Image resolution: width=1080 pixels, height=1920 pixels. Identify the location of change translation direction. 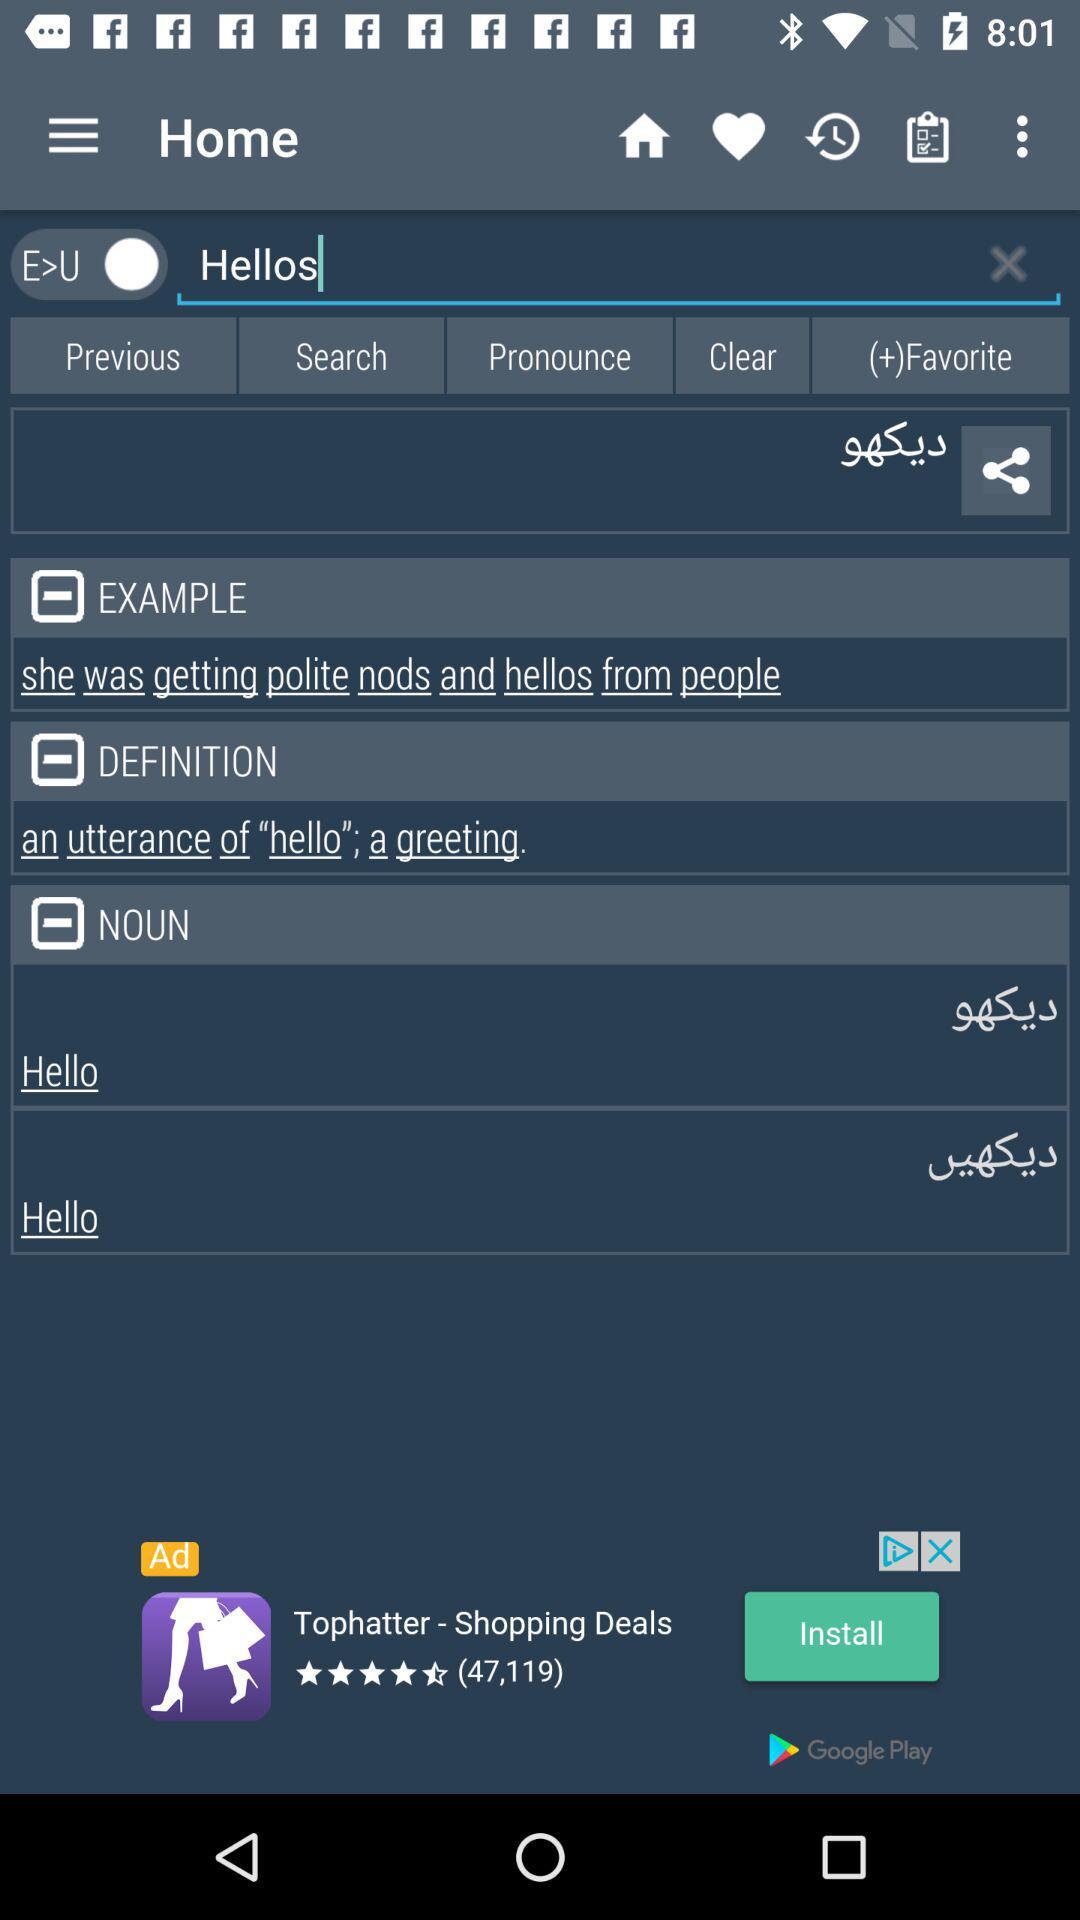
(132, 263).